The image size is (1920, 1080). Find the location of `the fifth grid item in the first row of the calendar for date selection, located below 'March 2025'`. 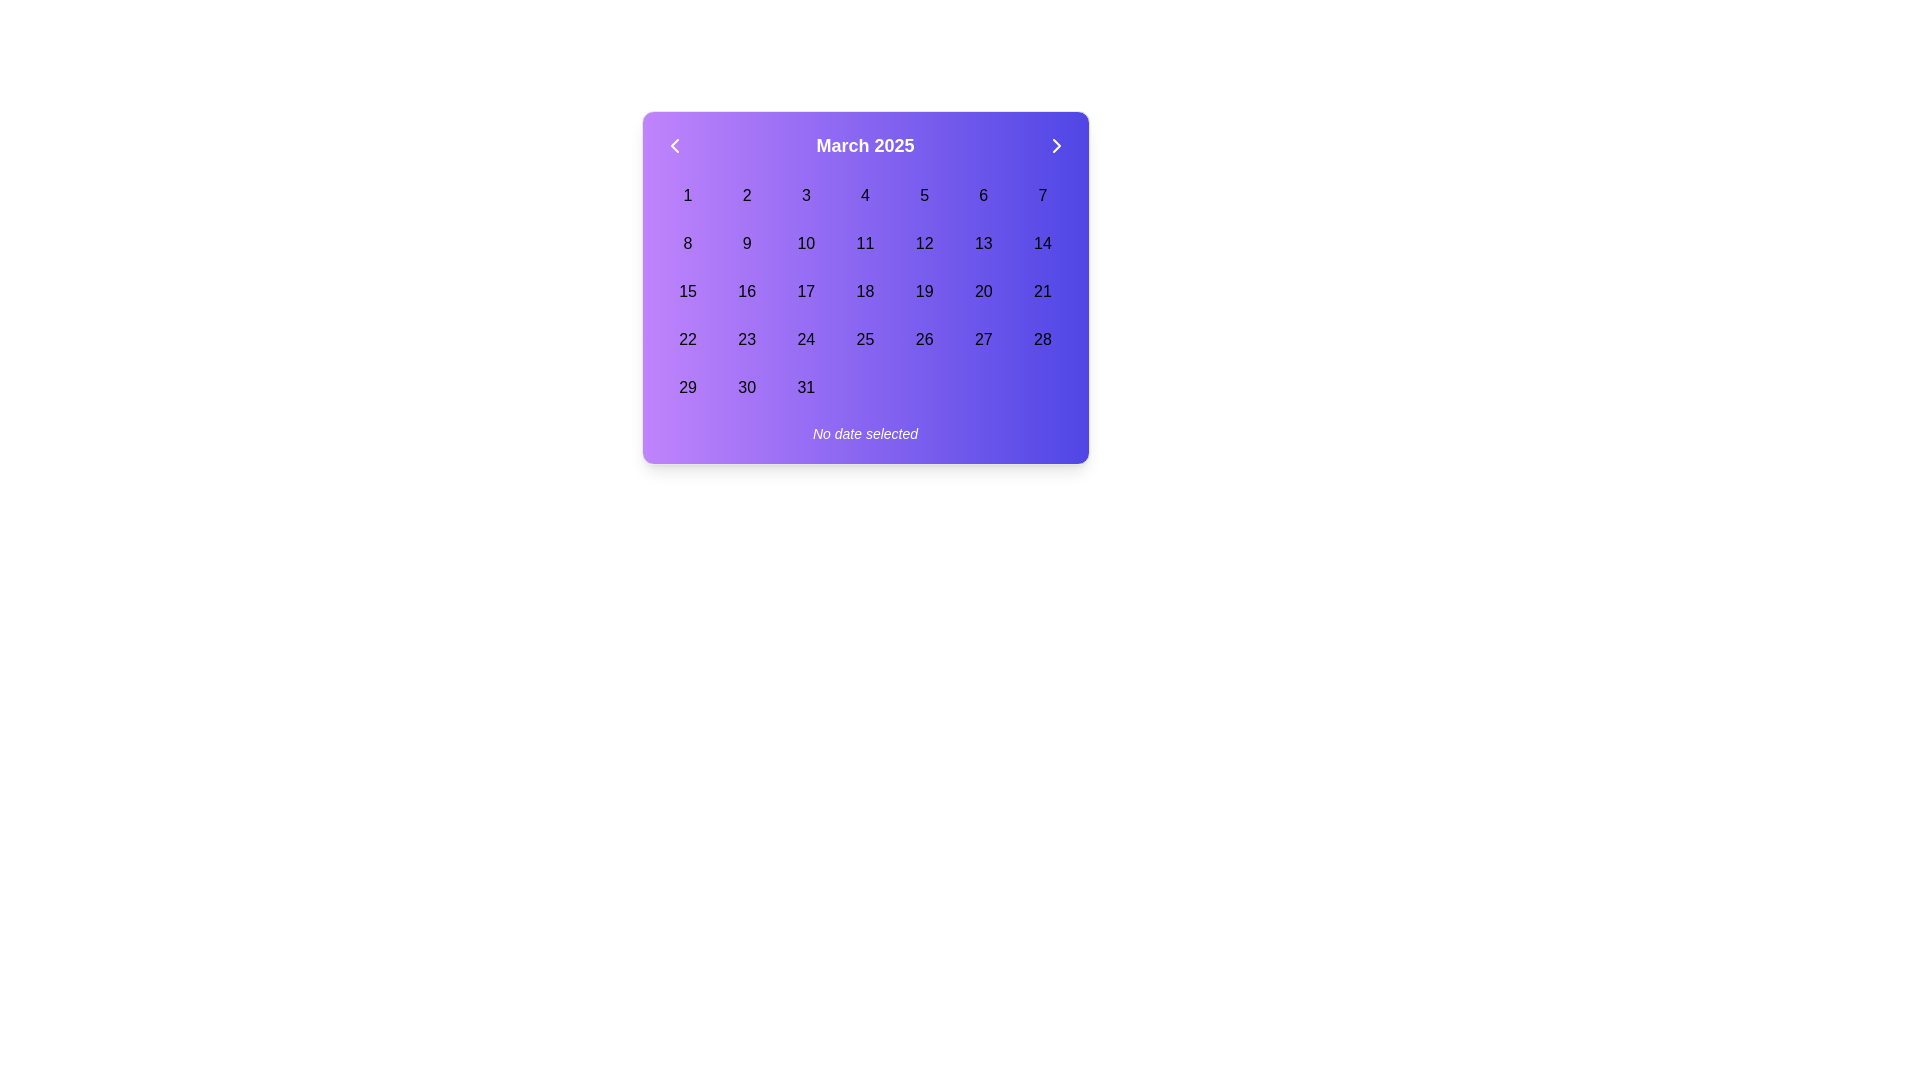

the fifth grid item in the first row of the calendar for date selection, located below 'March 2025' is located at coordinates (923, 196).